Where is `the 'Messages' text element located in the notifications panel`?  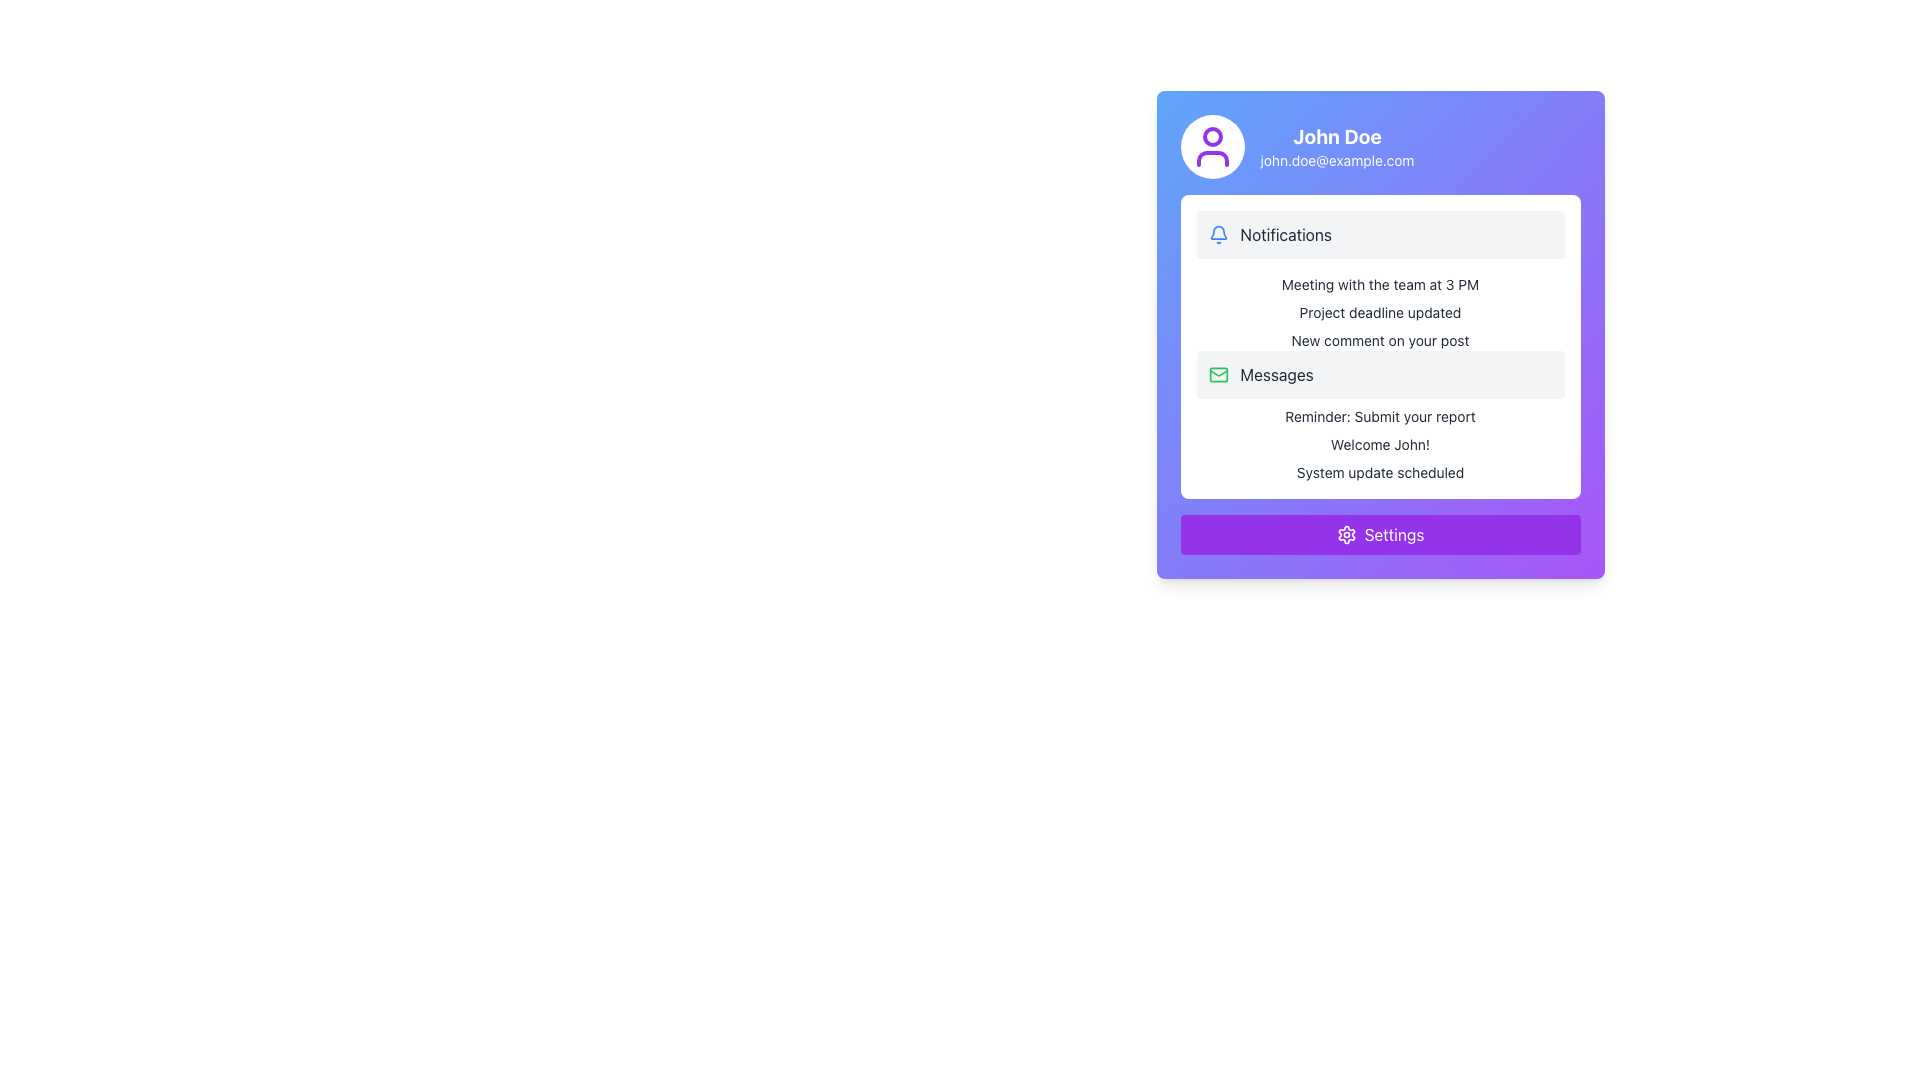 the 'Messages' text element located in the notifications panel is located at coordinates (1276, 374).